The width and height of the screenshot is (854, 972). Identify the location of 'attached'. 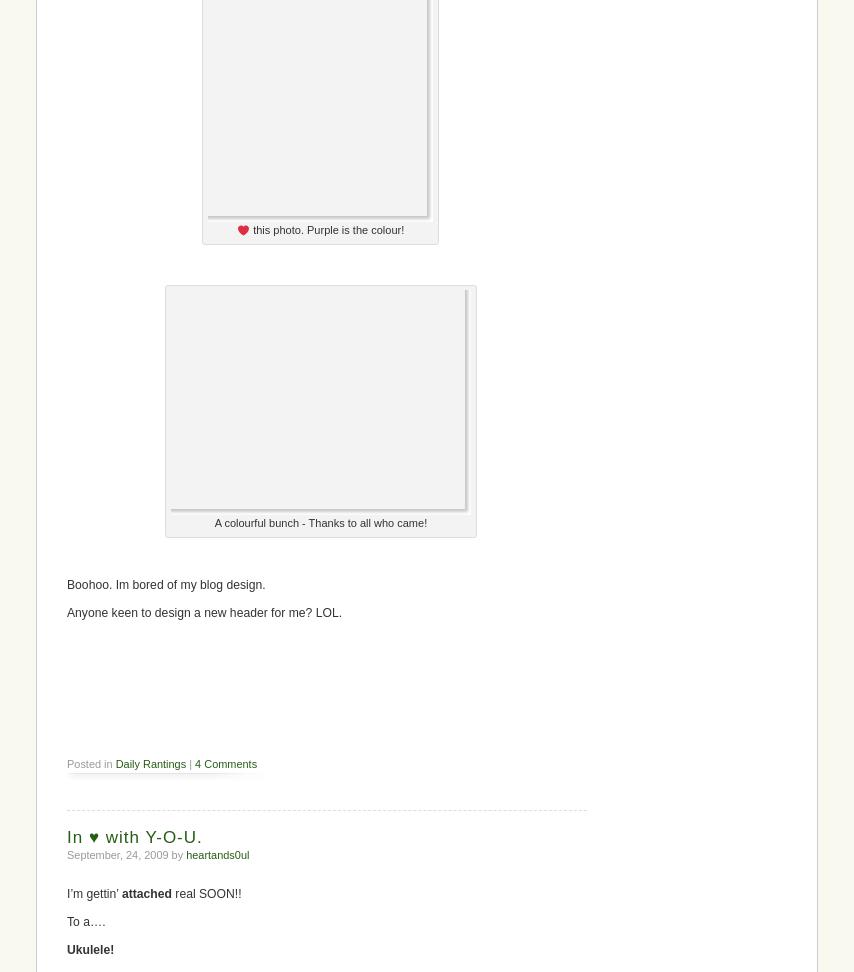
(145, 894).